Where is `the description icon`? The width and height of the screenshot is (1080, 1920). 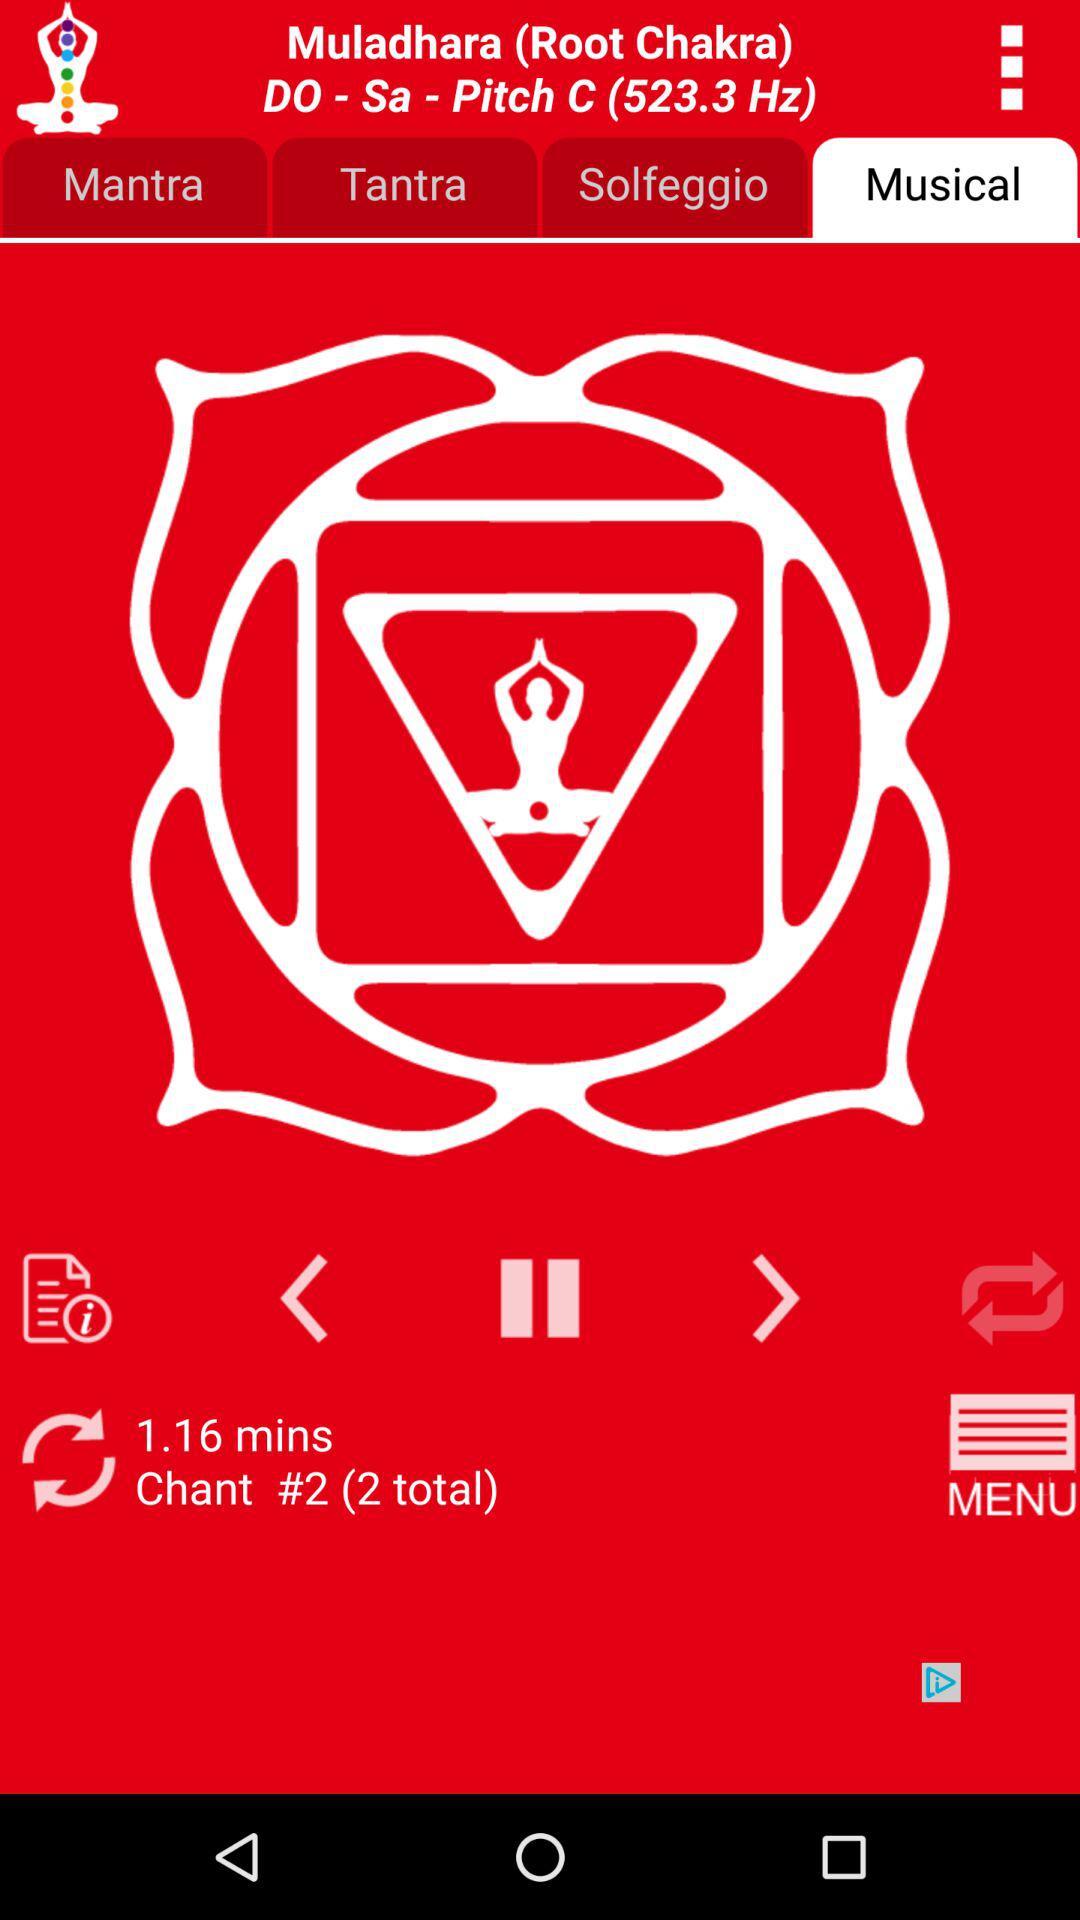
the description icon is located at coordinates (66, 1388).